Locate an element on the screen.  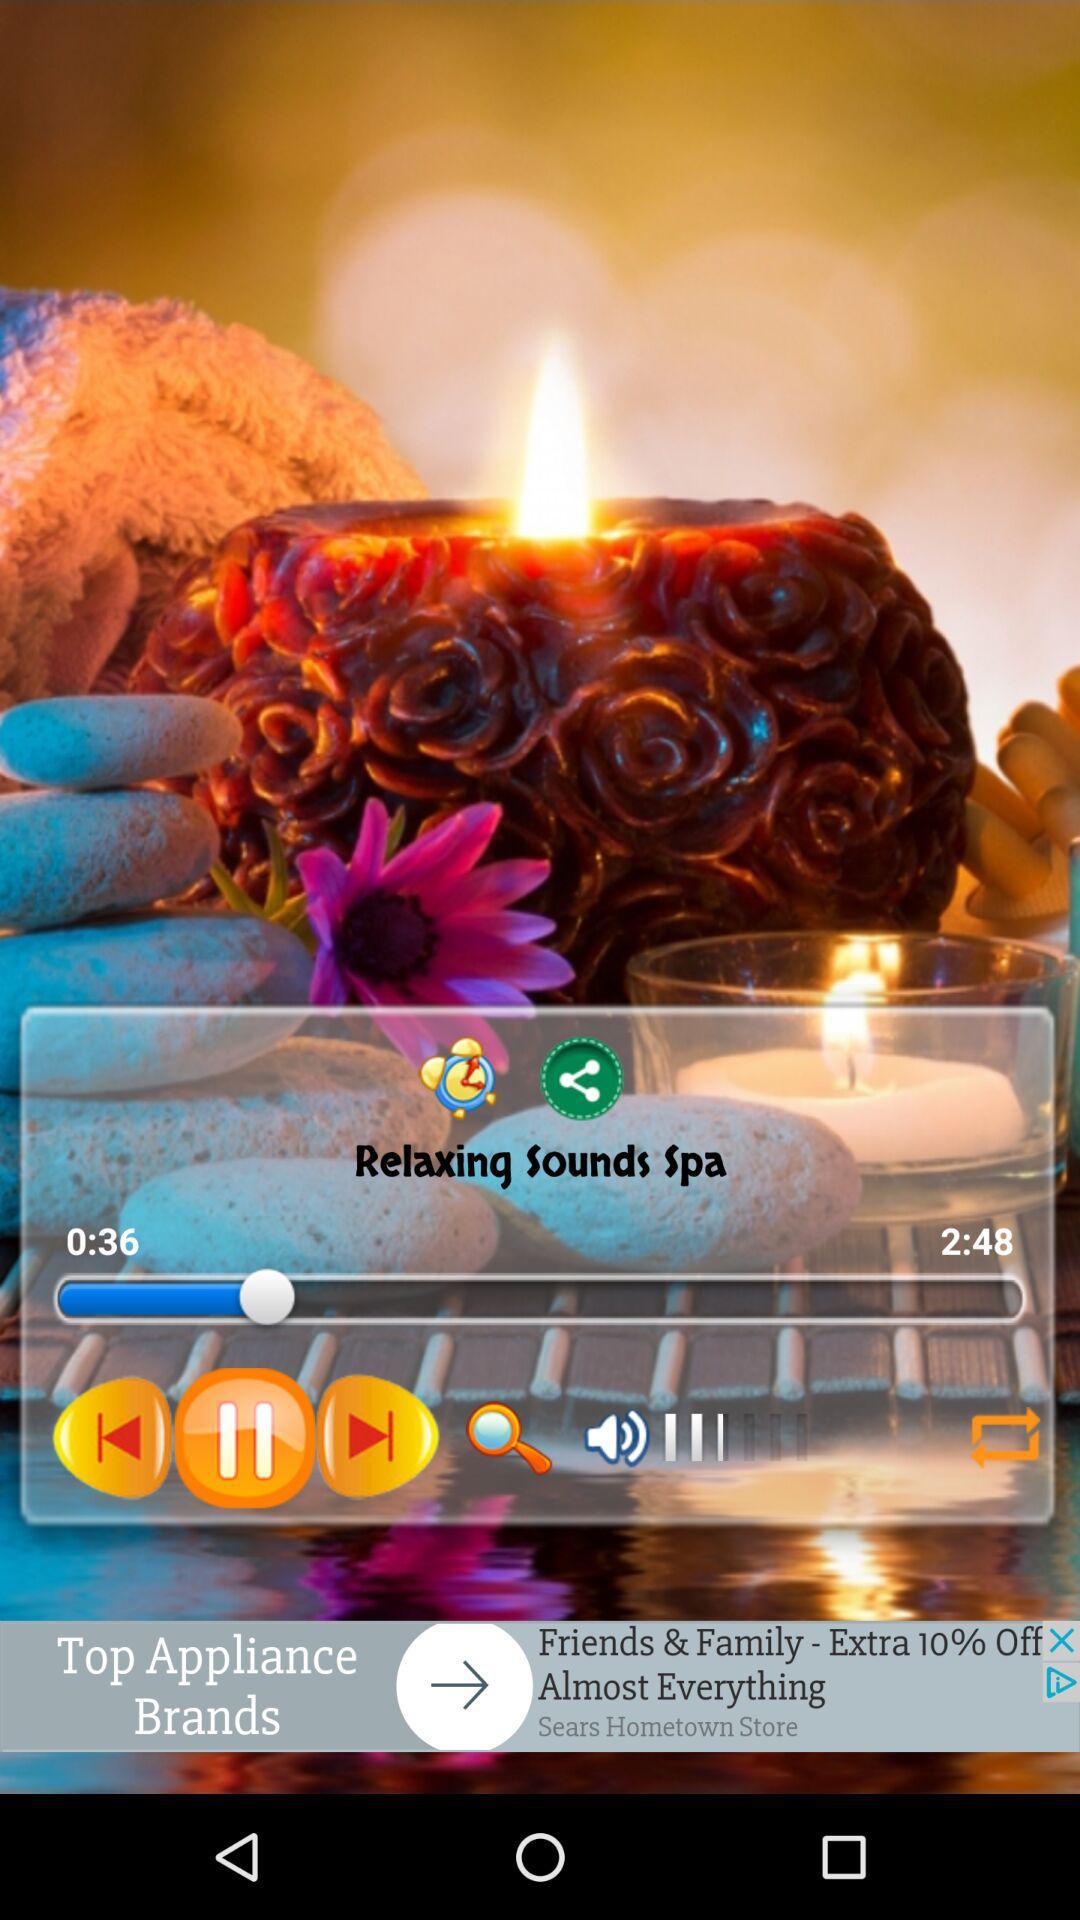
the time icon is located at coordinates (458, 1154).